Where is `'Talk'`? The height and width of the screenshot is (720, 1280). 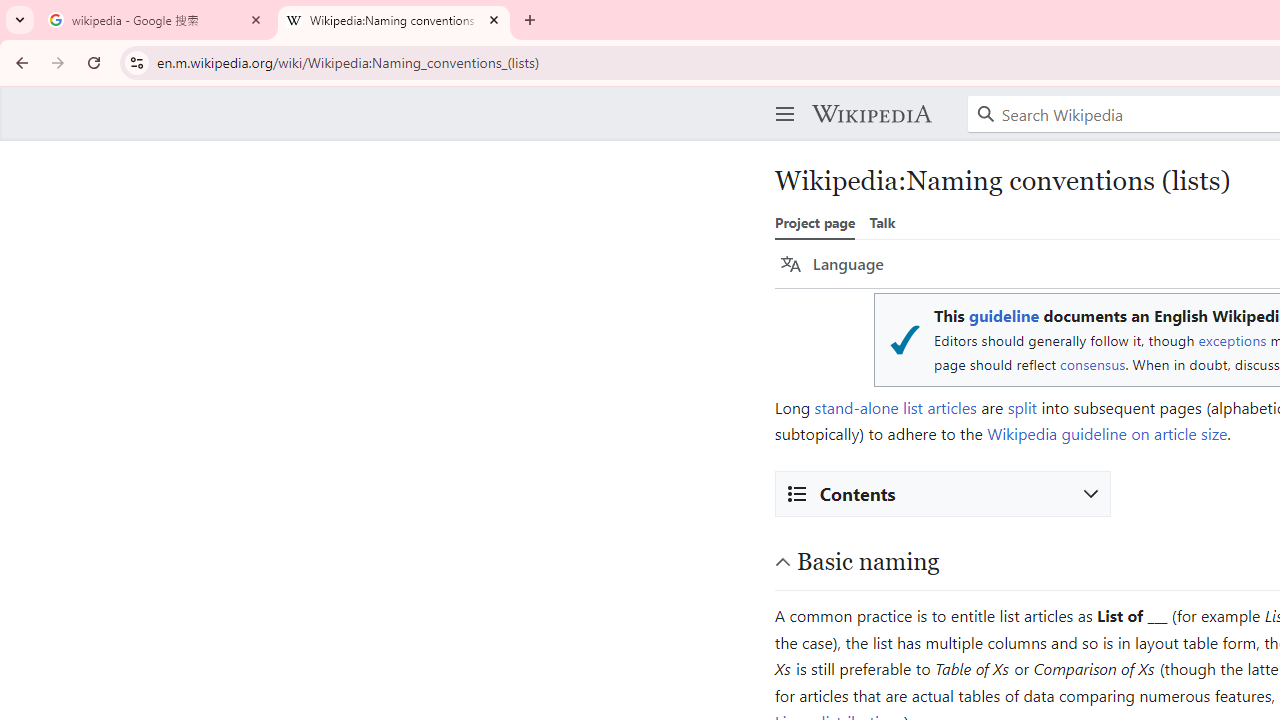
'Talk' is located at coordinates (881, 222).